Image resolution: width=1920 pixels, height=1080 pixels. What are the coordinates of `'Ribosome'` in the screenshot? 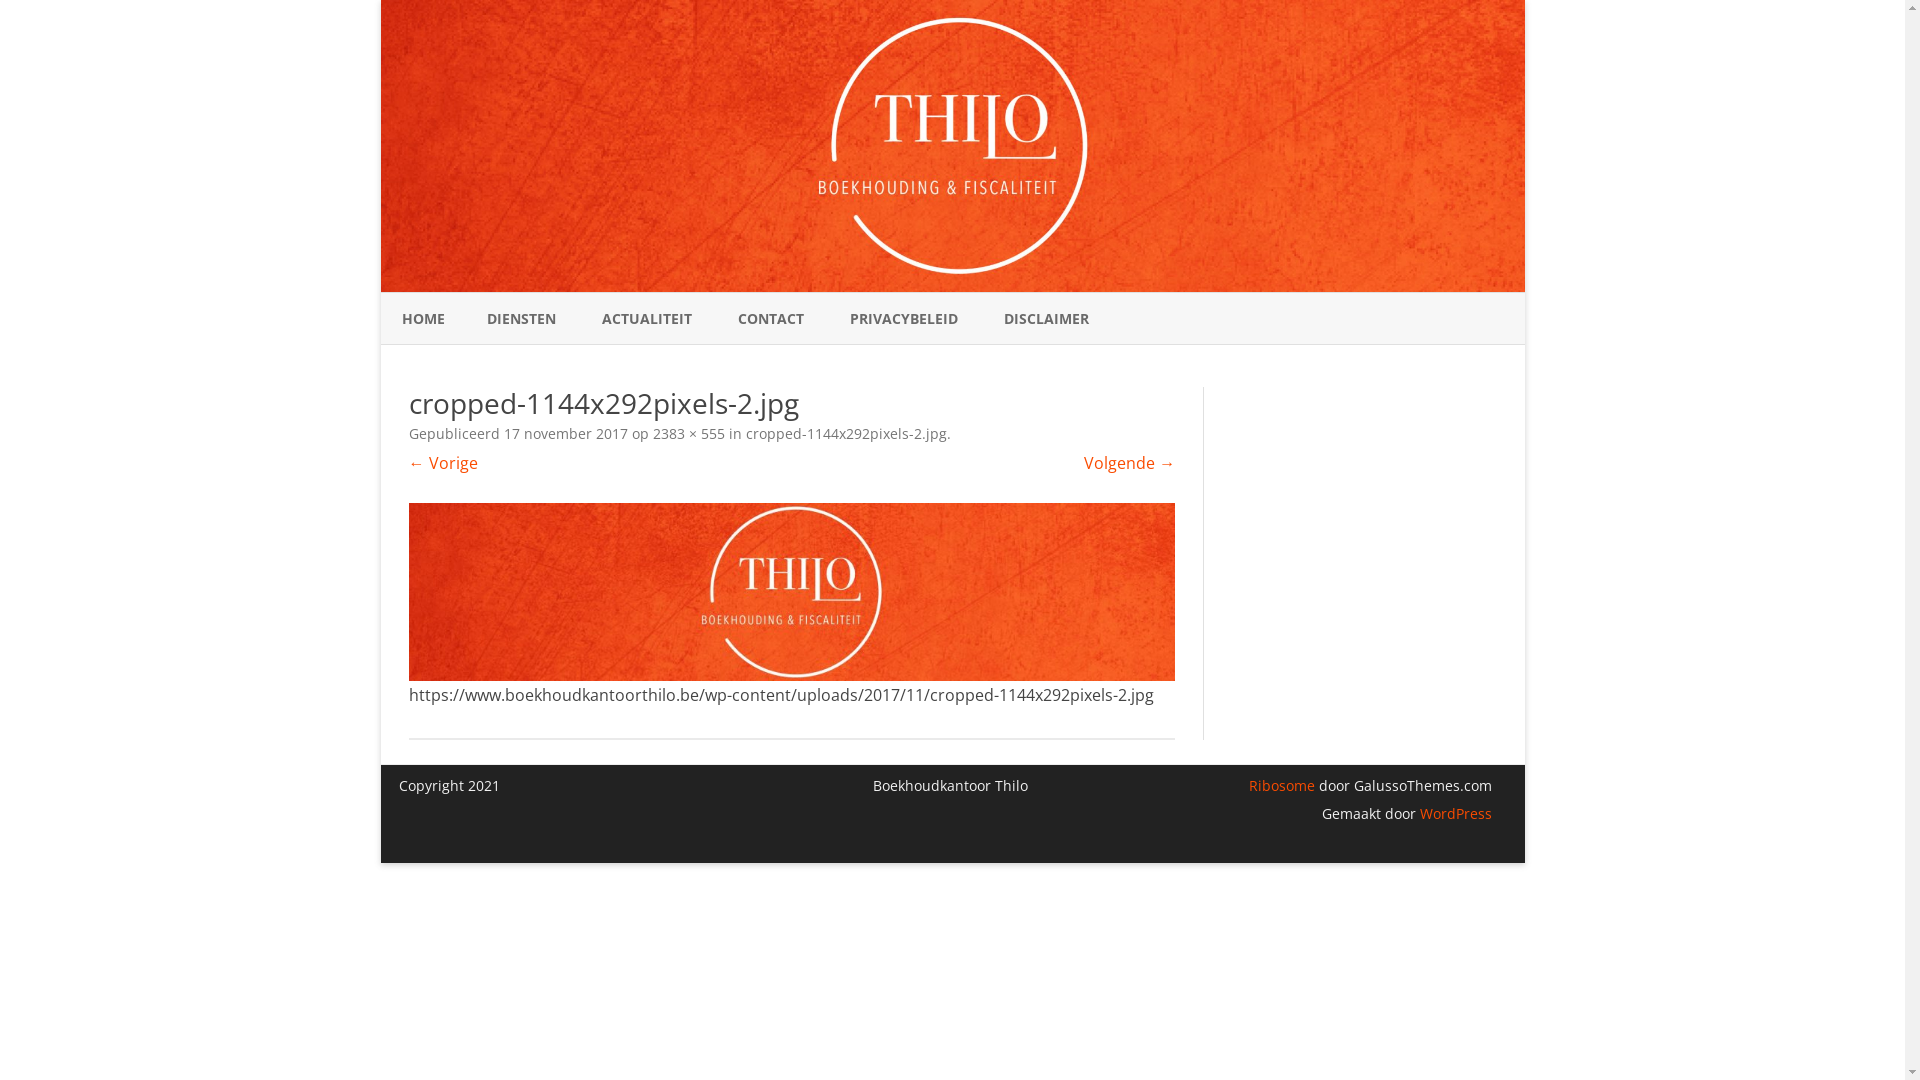 It's located at (1281, 784).